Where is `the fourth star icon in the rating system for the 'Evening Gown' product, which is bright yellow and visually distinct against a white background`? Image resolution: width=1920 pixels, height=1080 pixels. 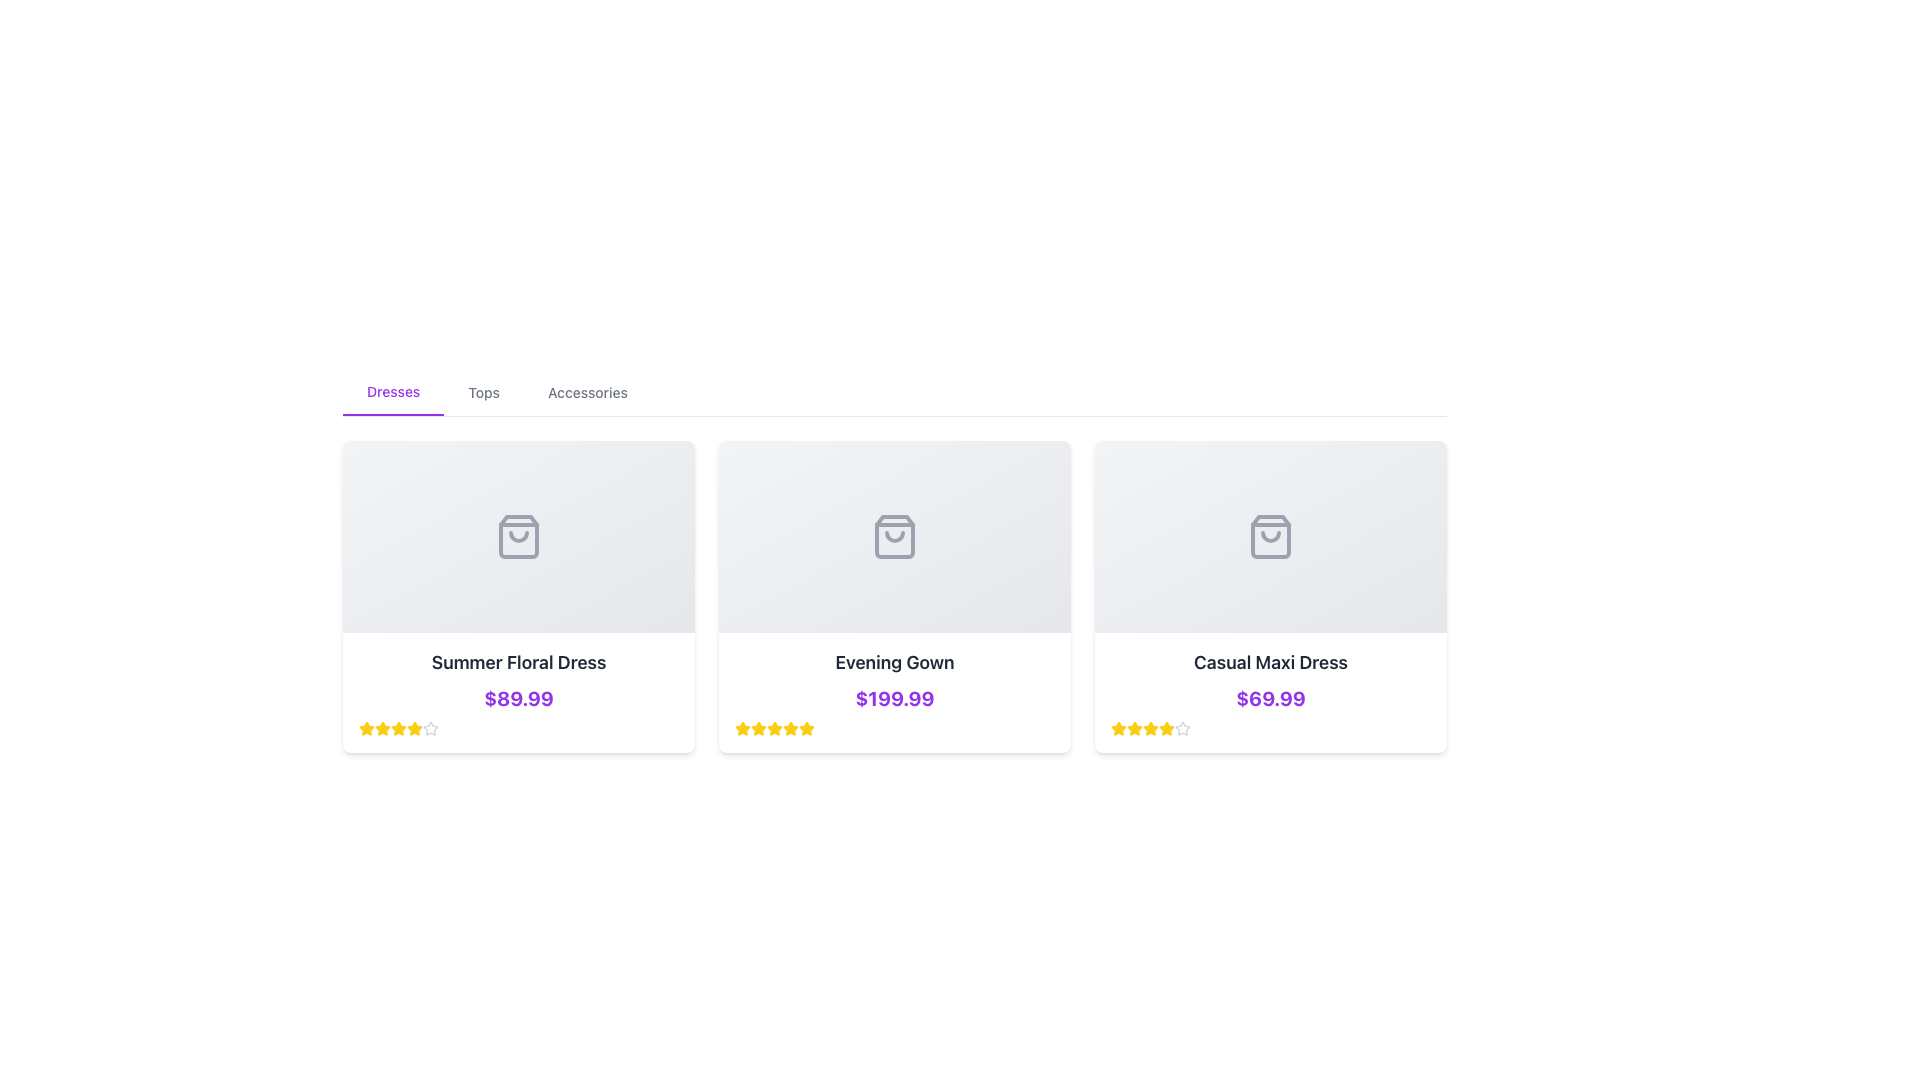 the fourth star icon in the rating system for the 'Evening Gown' product, which is bright yellow and visually distinct against a white background is located at coordinates (790, 728).